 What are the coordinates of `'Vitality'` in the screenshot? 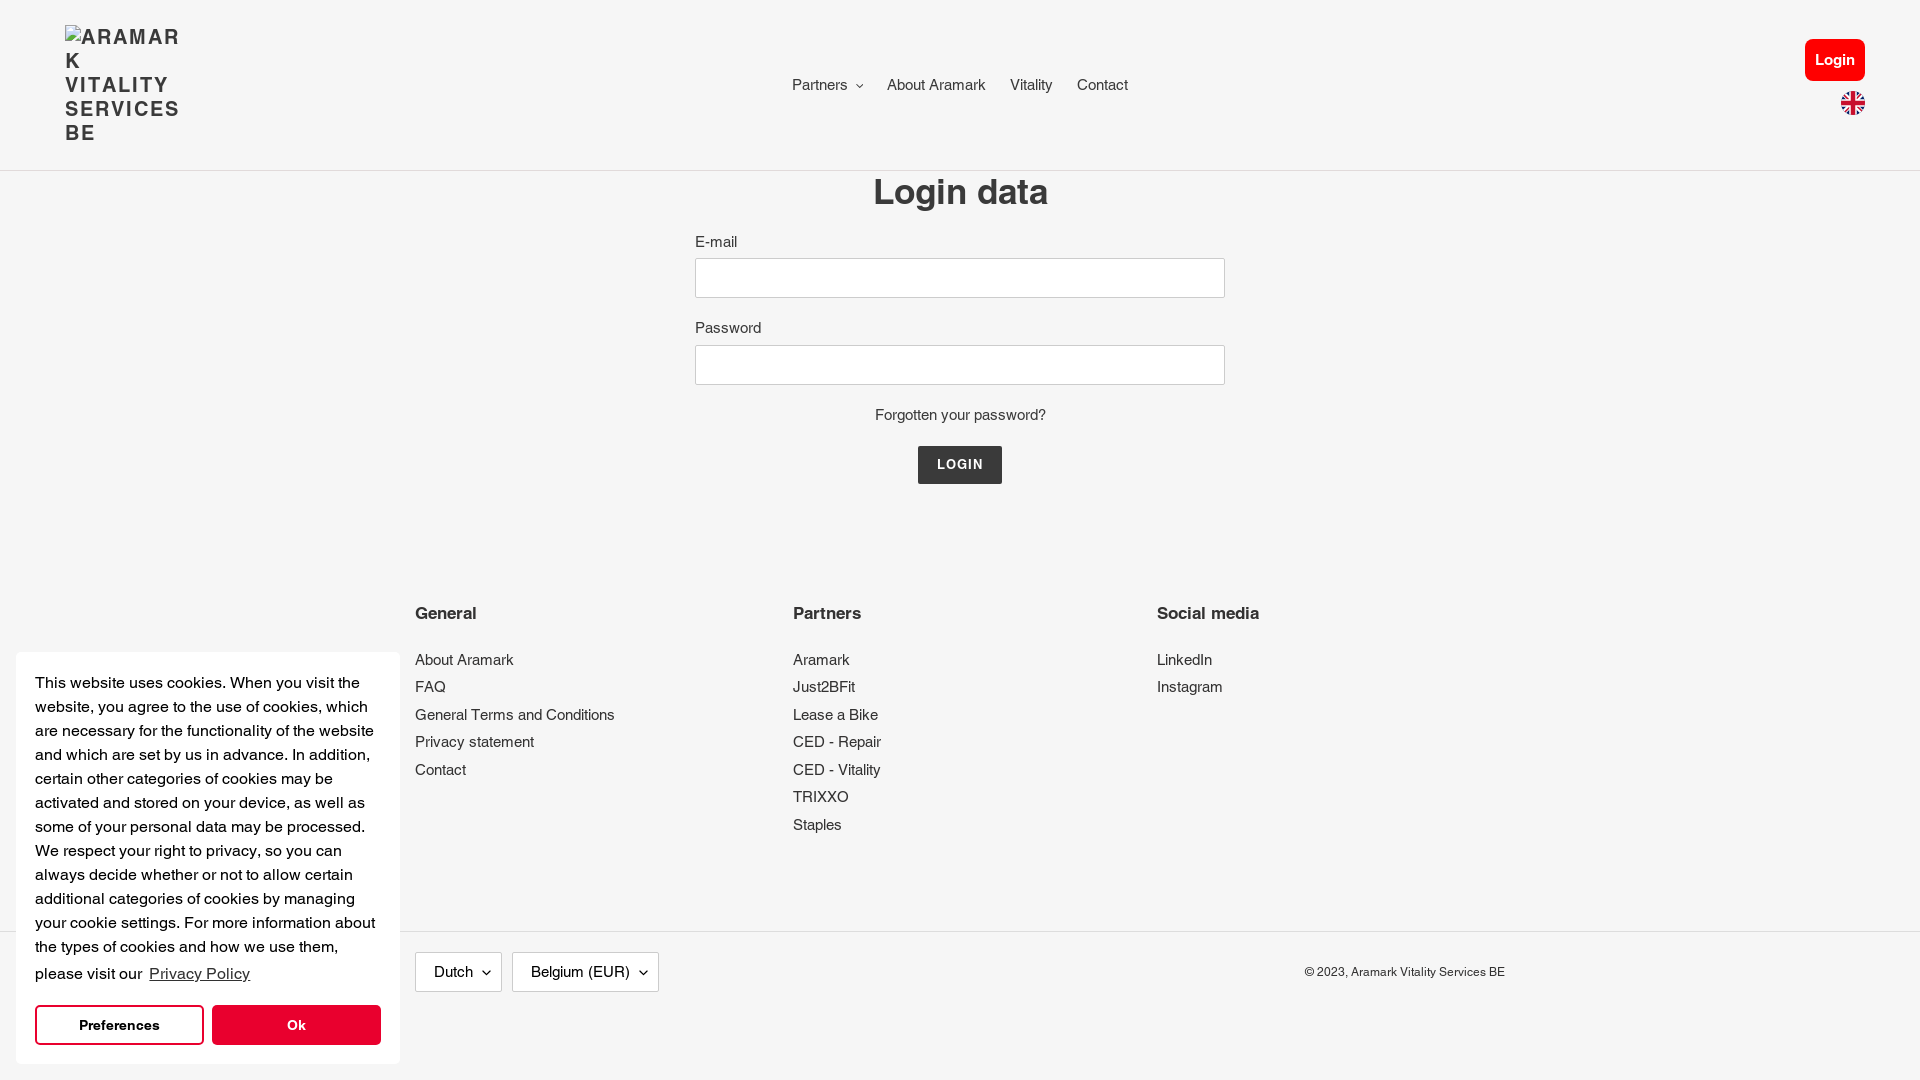 It's located at (1031, 84).